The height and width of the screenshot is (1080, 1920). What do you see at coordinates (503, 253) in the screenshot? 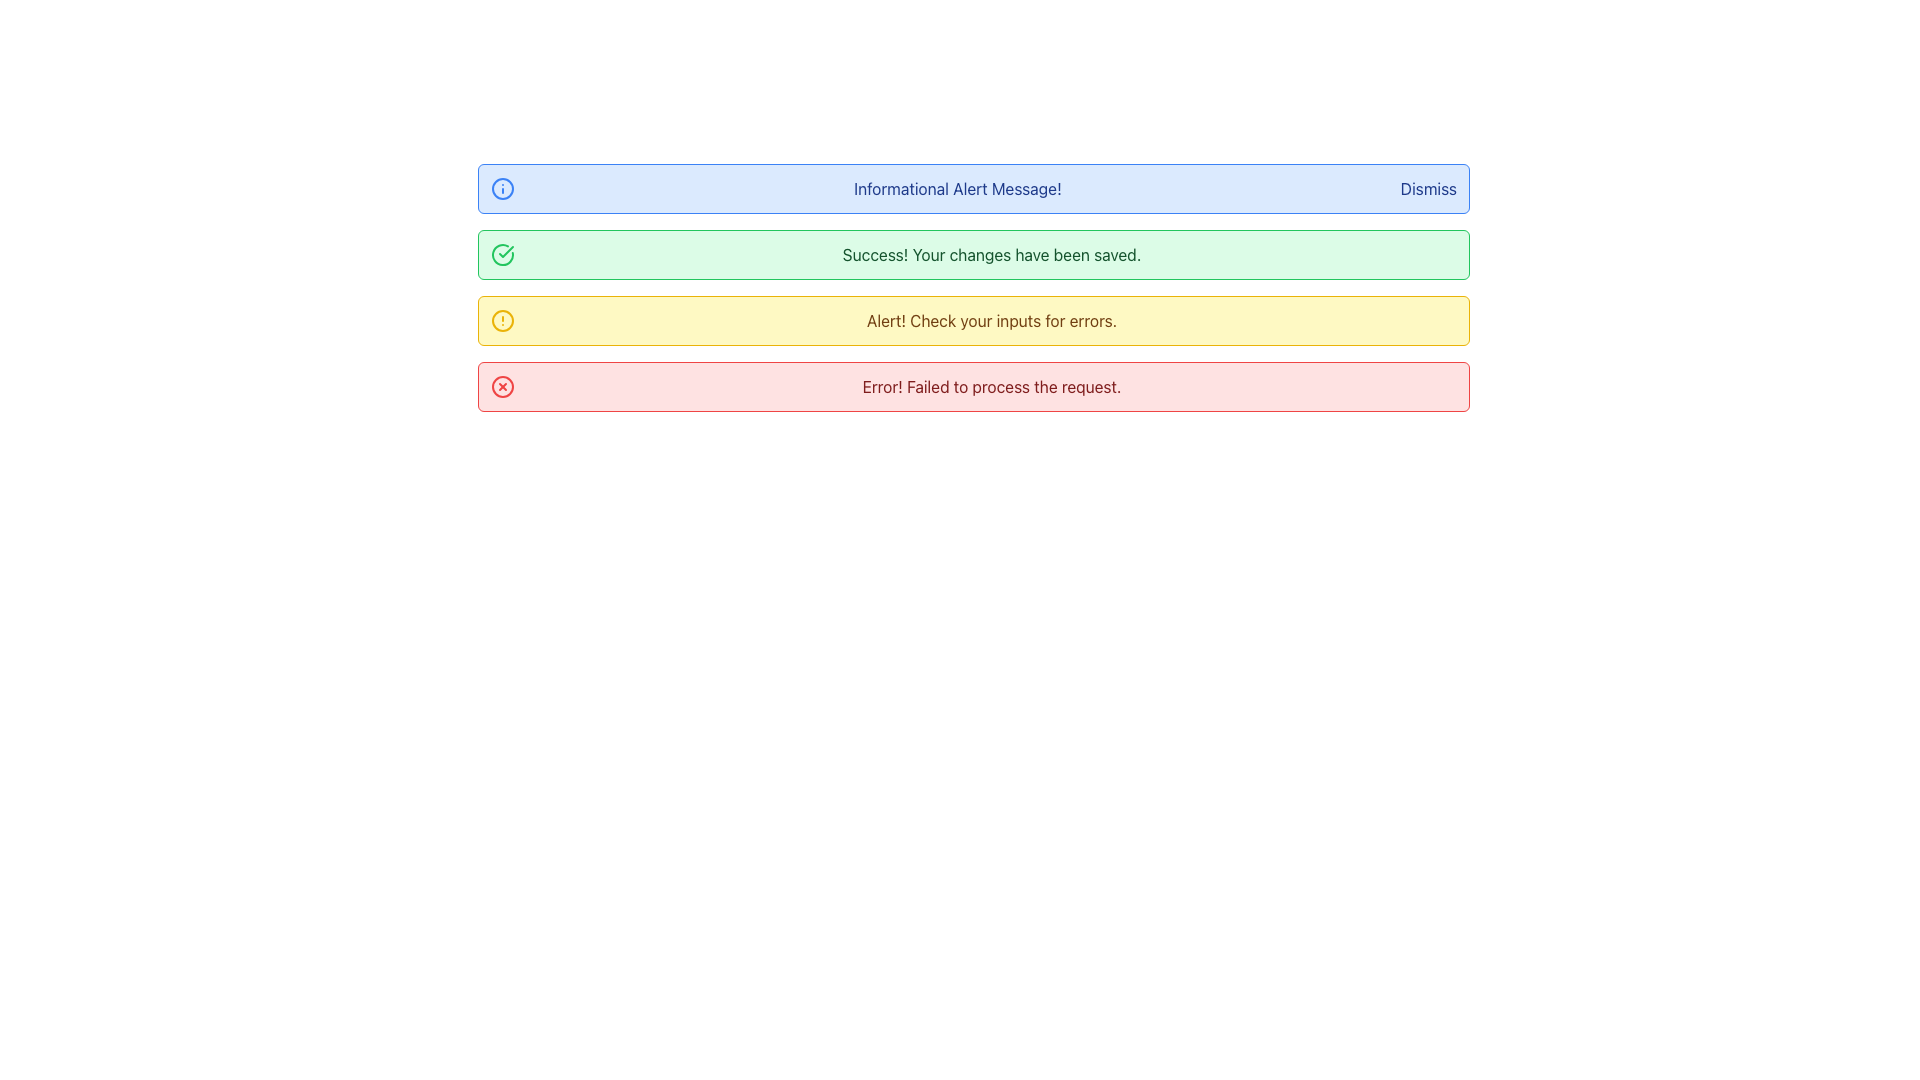
I see `the success icon located at the left end of the green notification box that signifies confirmation, positioned before the text 'Success! Your changes have been saved.'` at bounding box center [503, 253].